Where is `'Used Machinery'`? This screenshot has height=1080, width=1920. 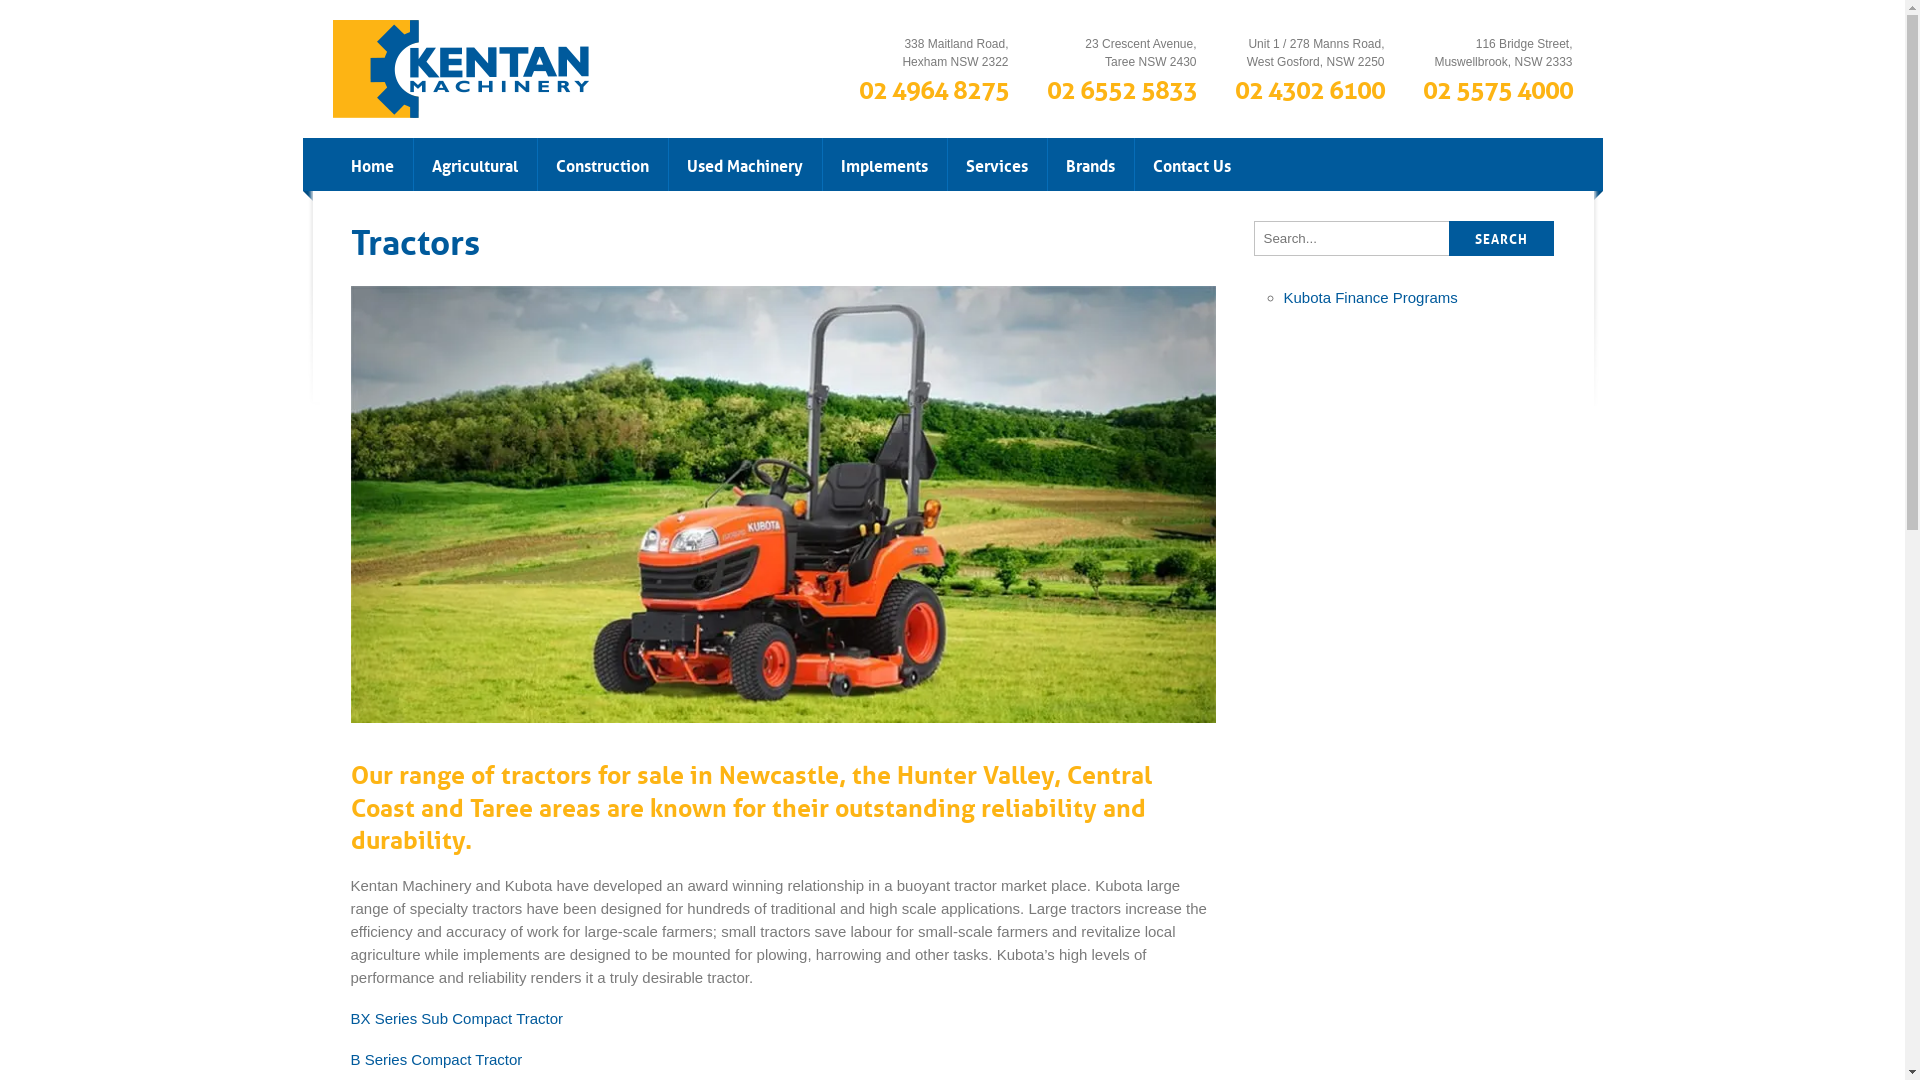
'Used Machinery' is located at coordinates (743, 163).